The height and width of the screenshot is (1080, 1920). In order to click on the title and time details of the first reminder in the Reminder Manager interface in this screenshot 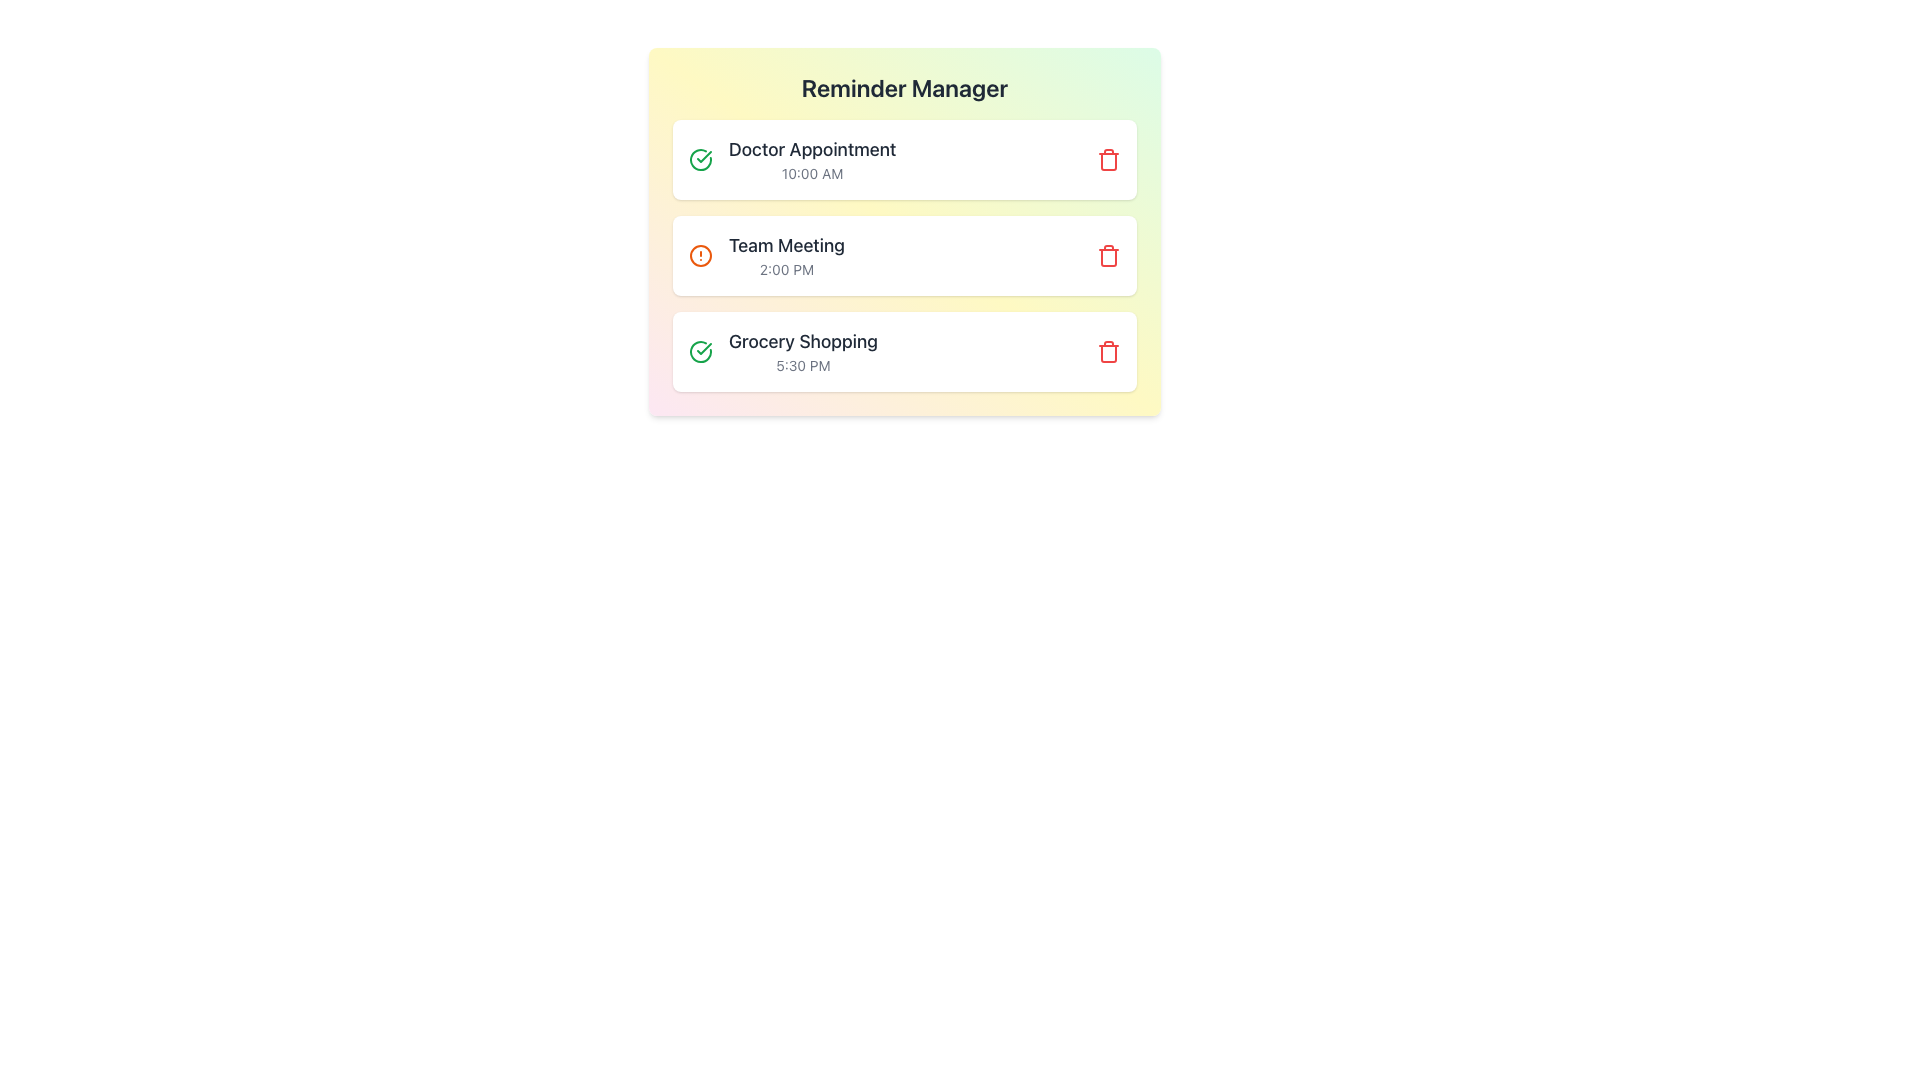, I will do `click(812, 158)`.